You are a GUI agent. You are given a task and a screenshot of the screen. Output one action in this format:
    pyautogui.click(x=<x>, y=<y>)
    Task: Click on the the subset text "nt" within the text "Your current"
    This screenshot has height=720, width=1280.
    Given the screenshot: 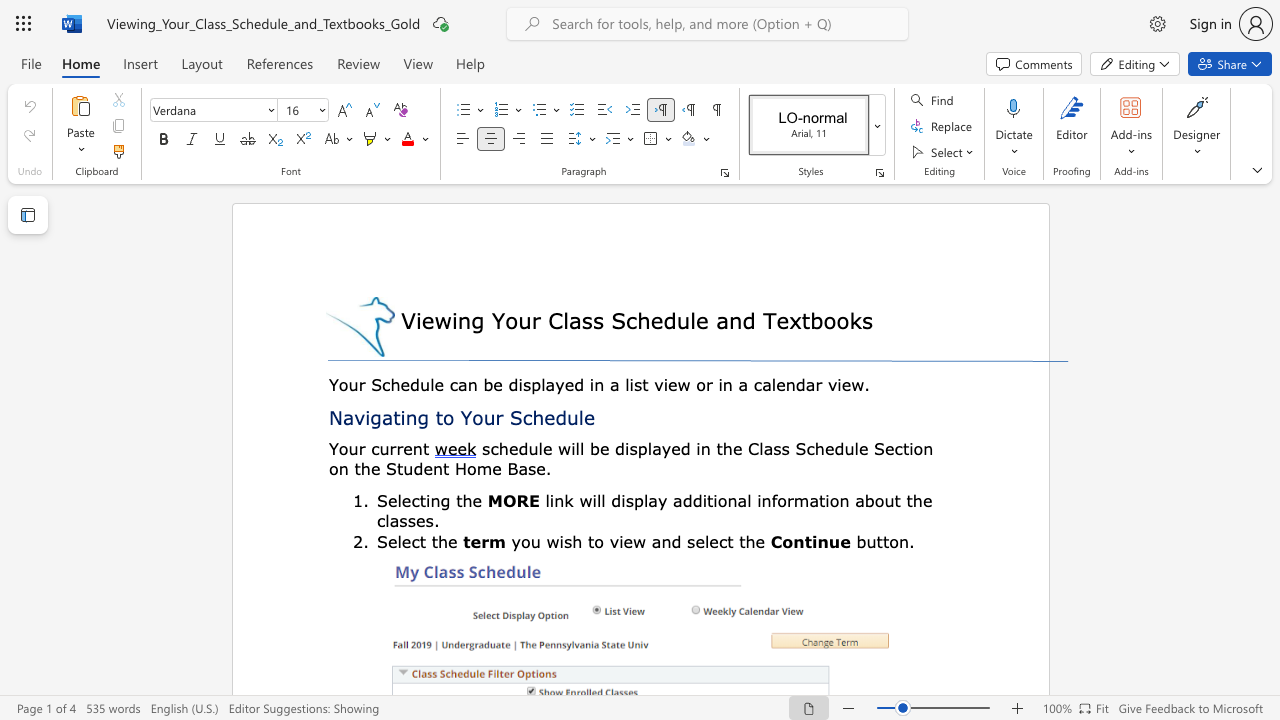 What is the action you would take?
    pyautogui.click(x=411, y=447)
    